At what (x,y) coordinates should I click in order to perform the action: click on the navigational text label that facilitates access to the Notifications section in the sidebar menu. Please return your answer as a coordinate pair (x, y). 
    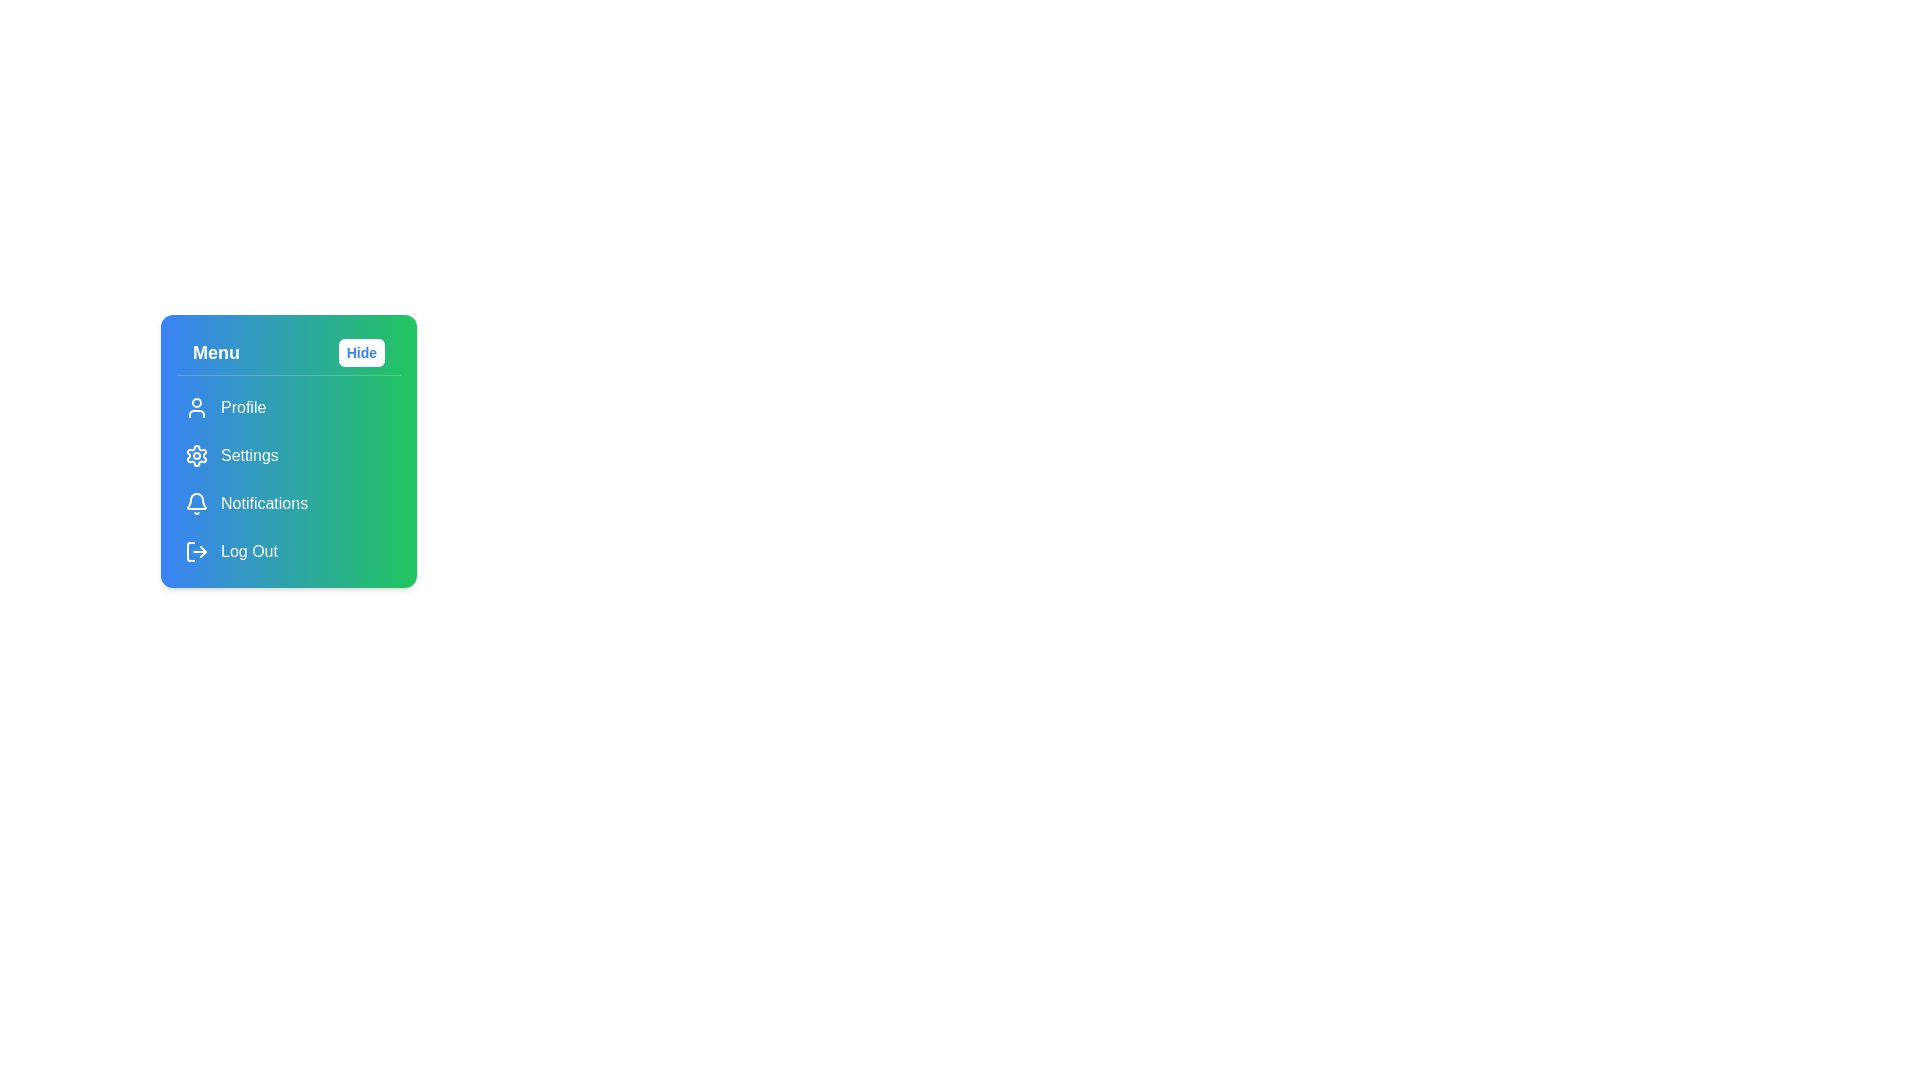
    Looking at the image, I should click on (263, 503).